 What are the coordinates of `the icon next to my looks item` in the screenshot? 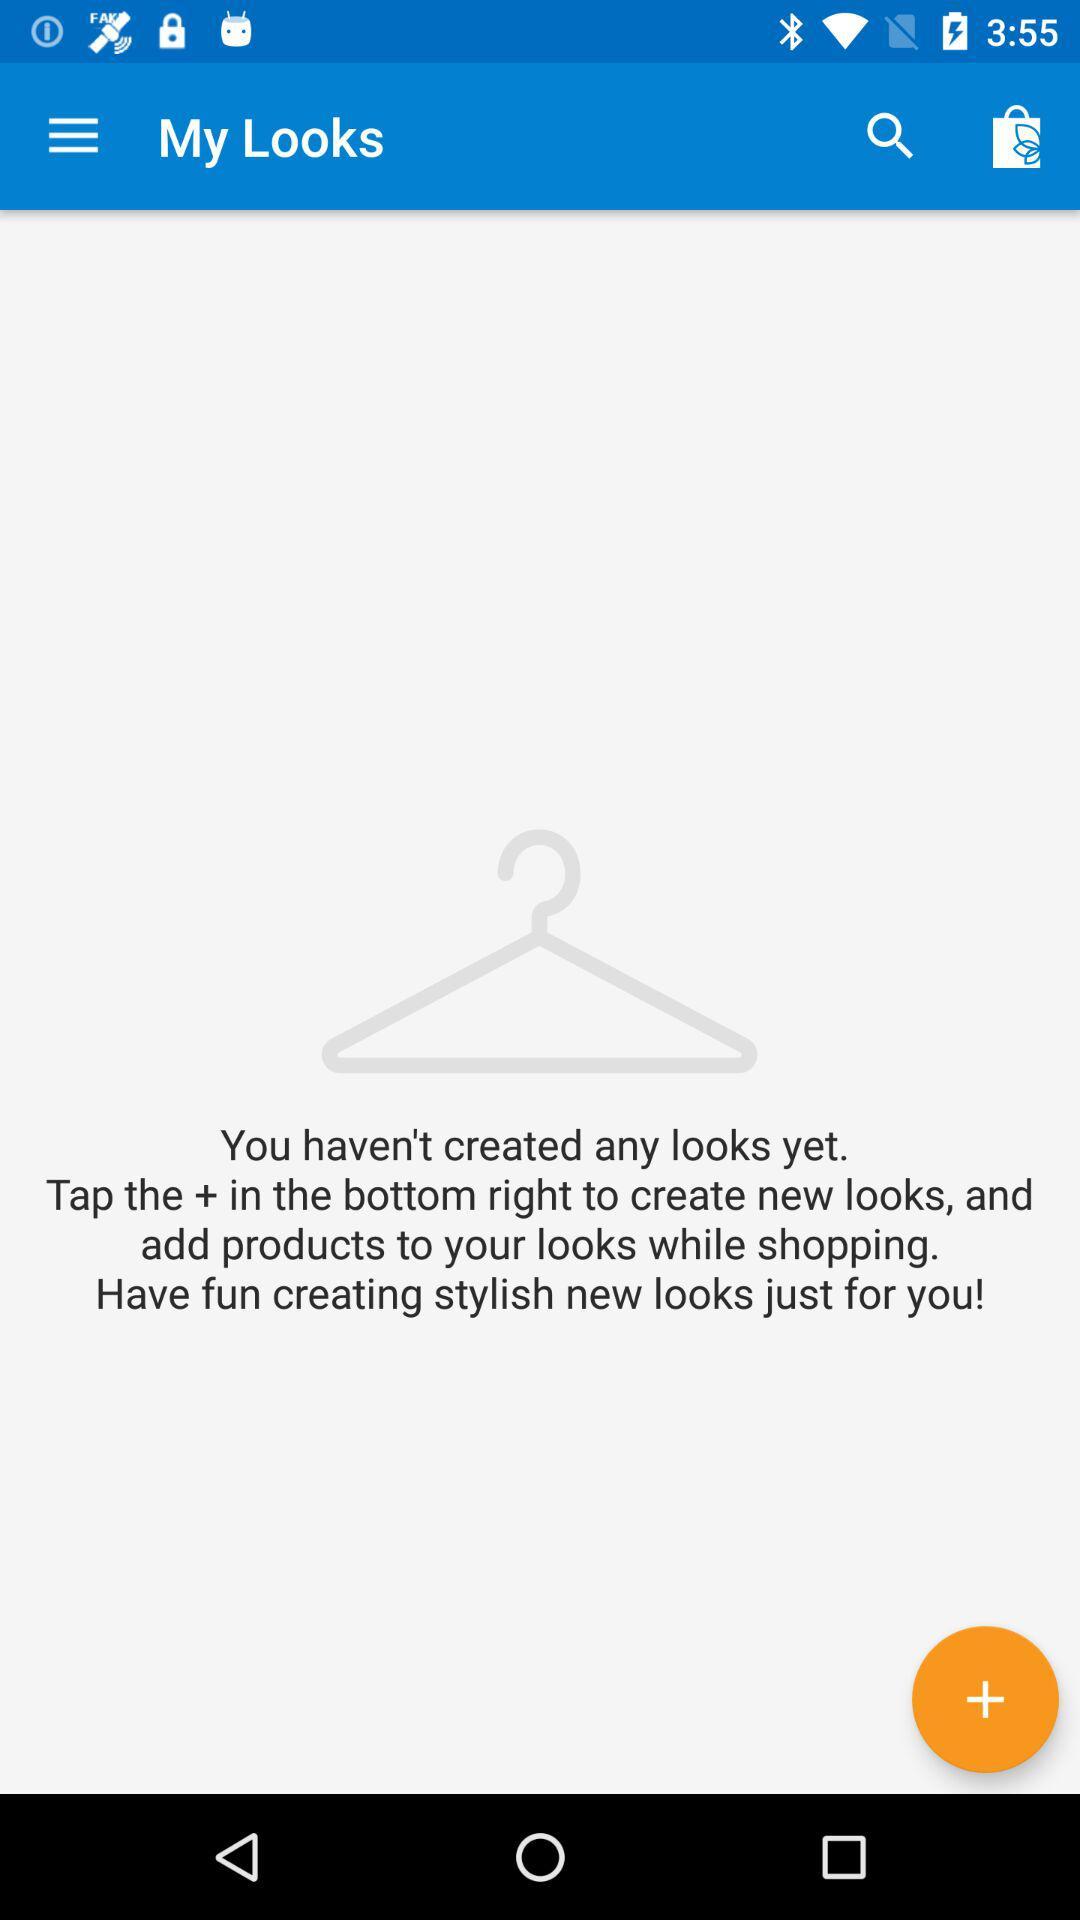 It's located at (890, 135).